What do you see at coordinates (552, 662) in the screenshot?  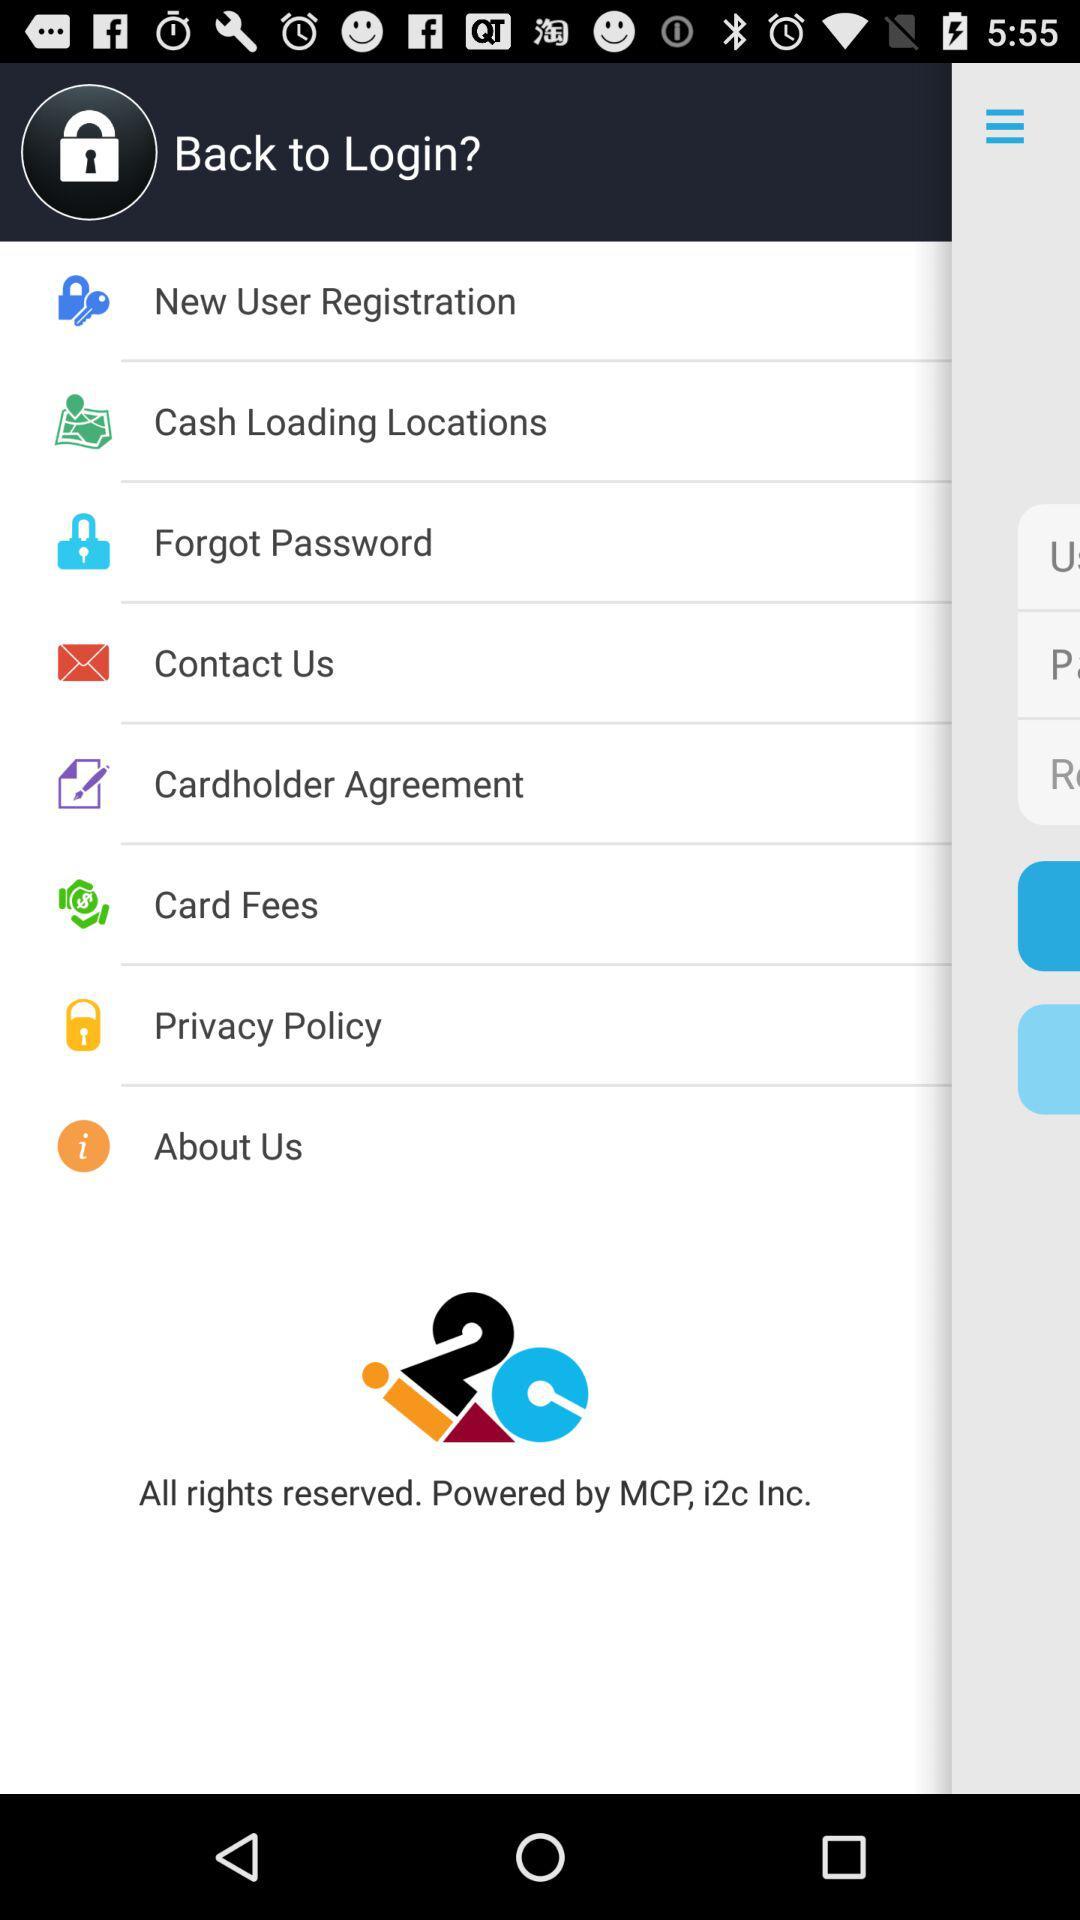 I see `the contact us icon` at bounding box center [552, 662].